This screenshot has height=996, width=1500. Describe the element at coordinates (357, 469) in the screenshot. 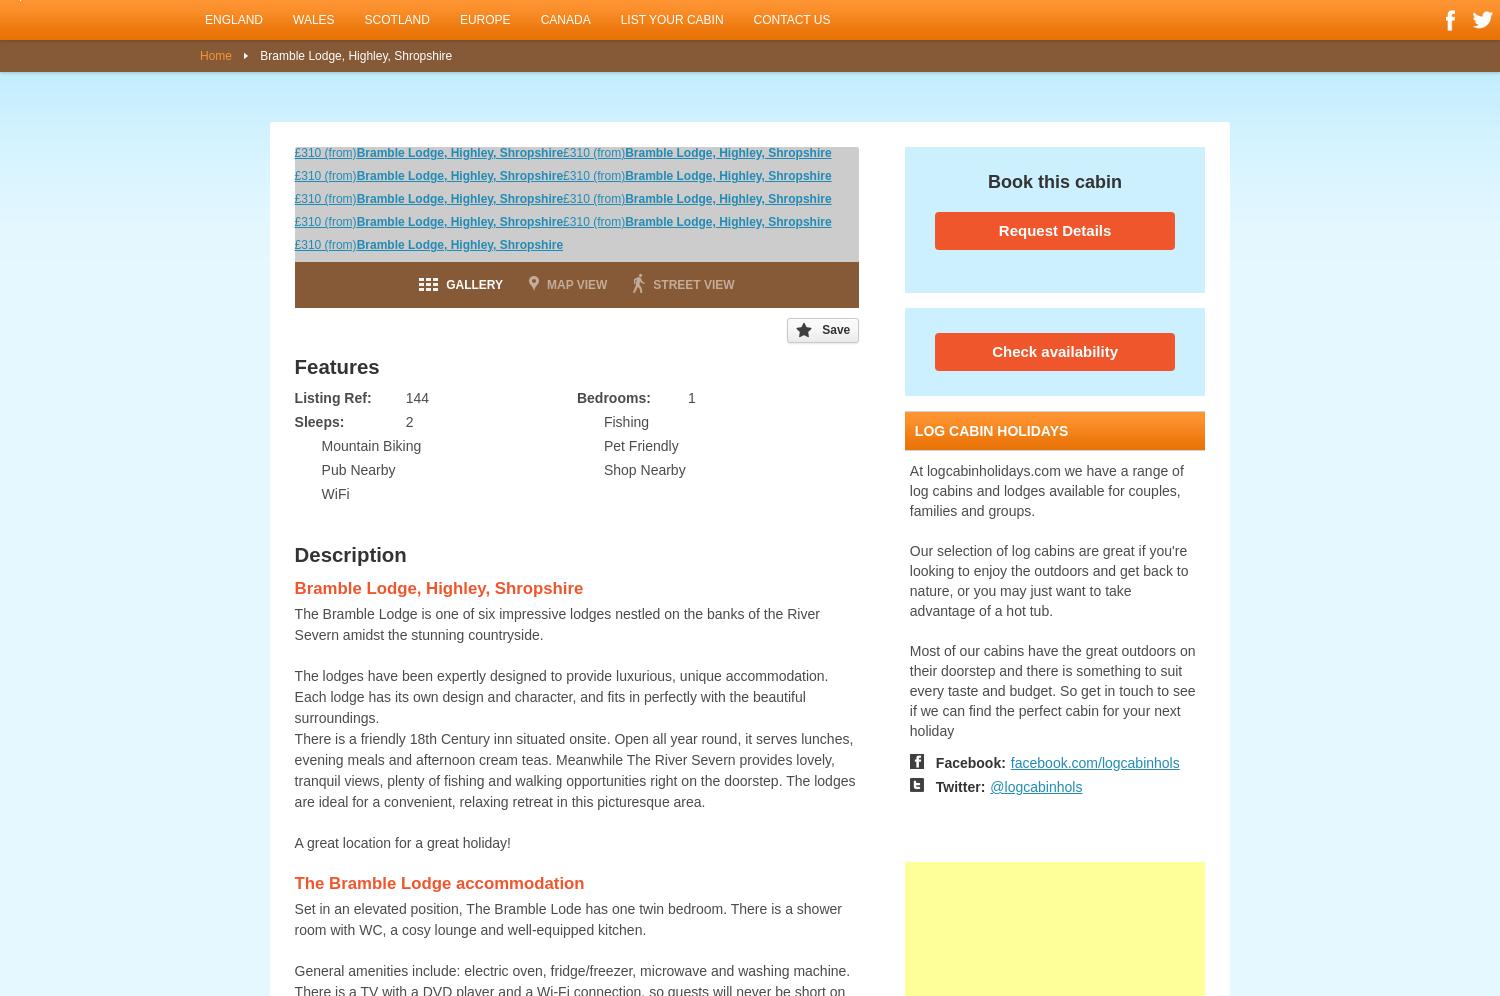

I see `'Pub Nearby'` at that location.